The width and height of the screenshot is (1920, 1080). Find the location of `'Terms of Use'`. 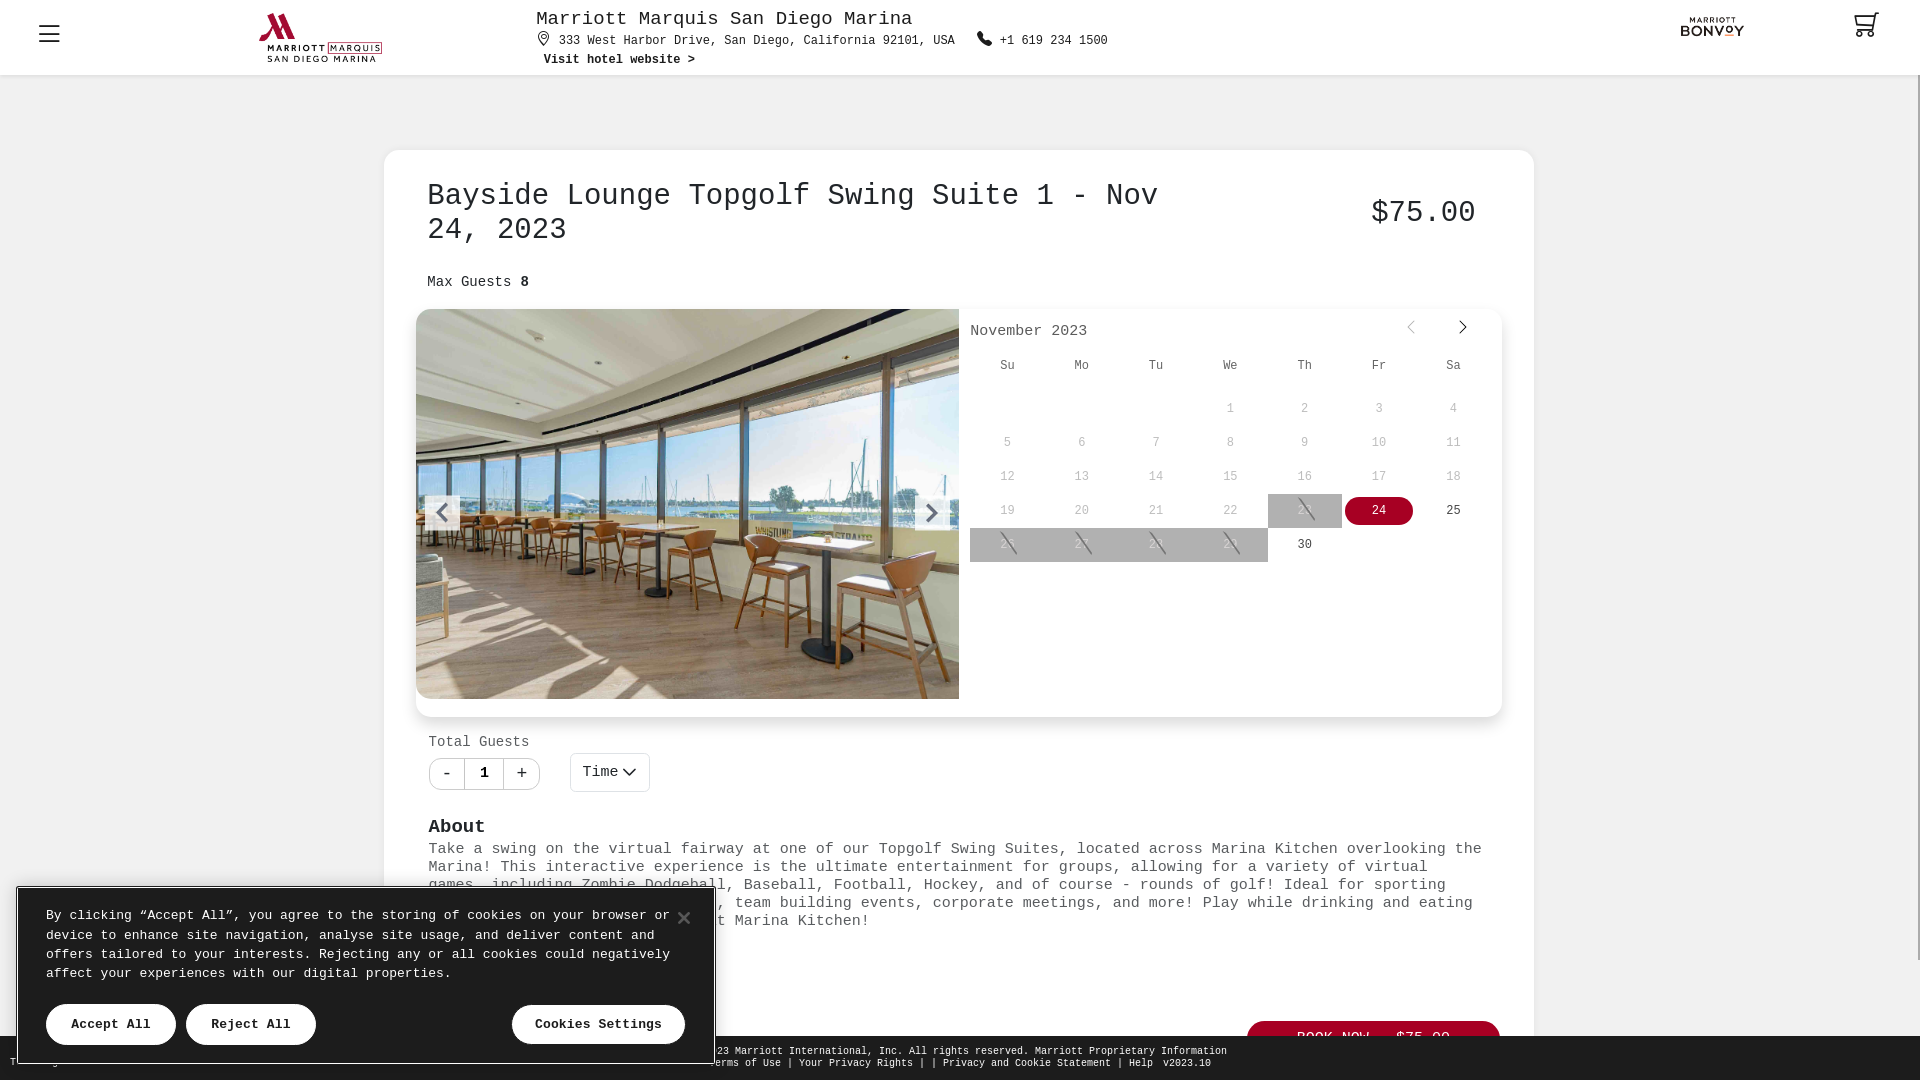

'Terms of Use' is located at coordinates (743, 1062).